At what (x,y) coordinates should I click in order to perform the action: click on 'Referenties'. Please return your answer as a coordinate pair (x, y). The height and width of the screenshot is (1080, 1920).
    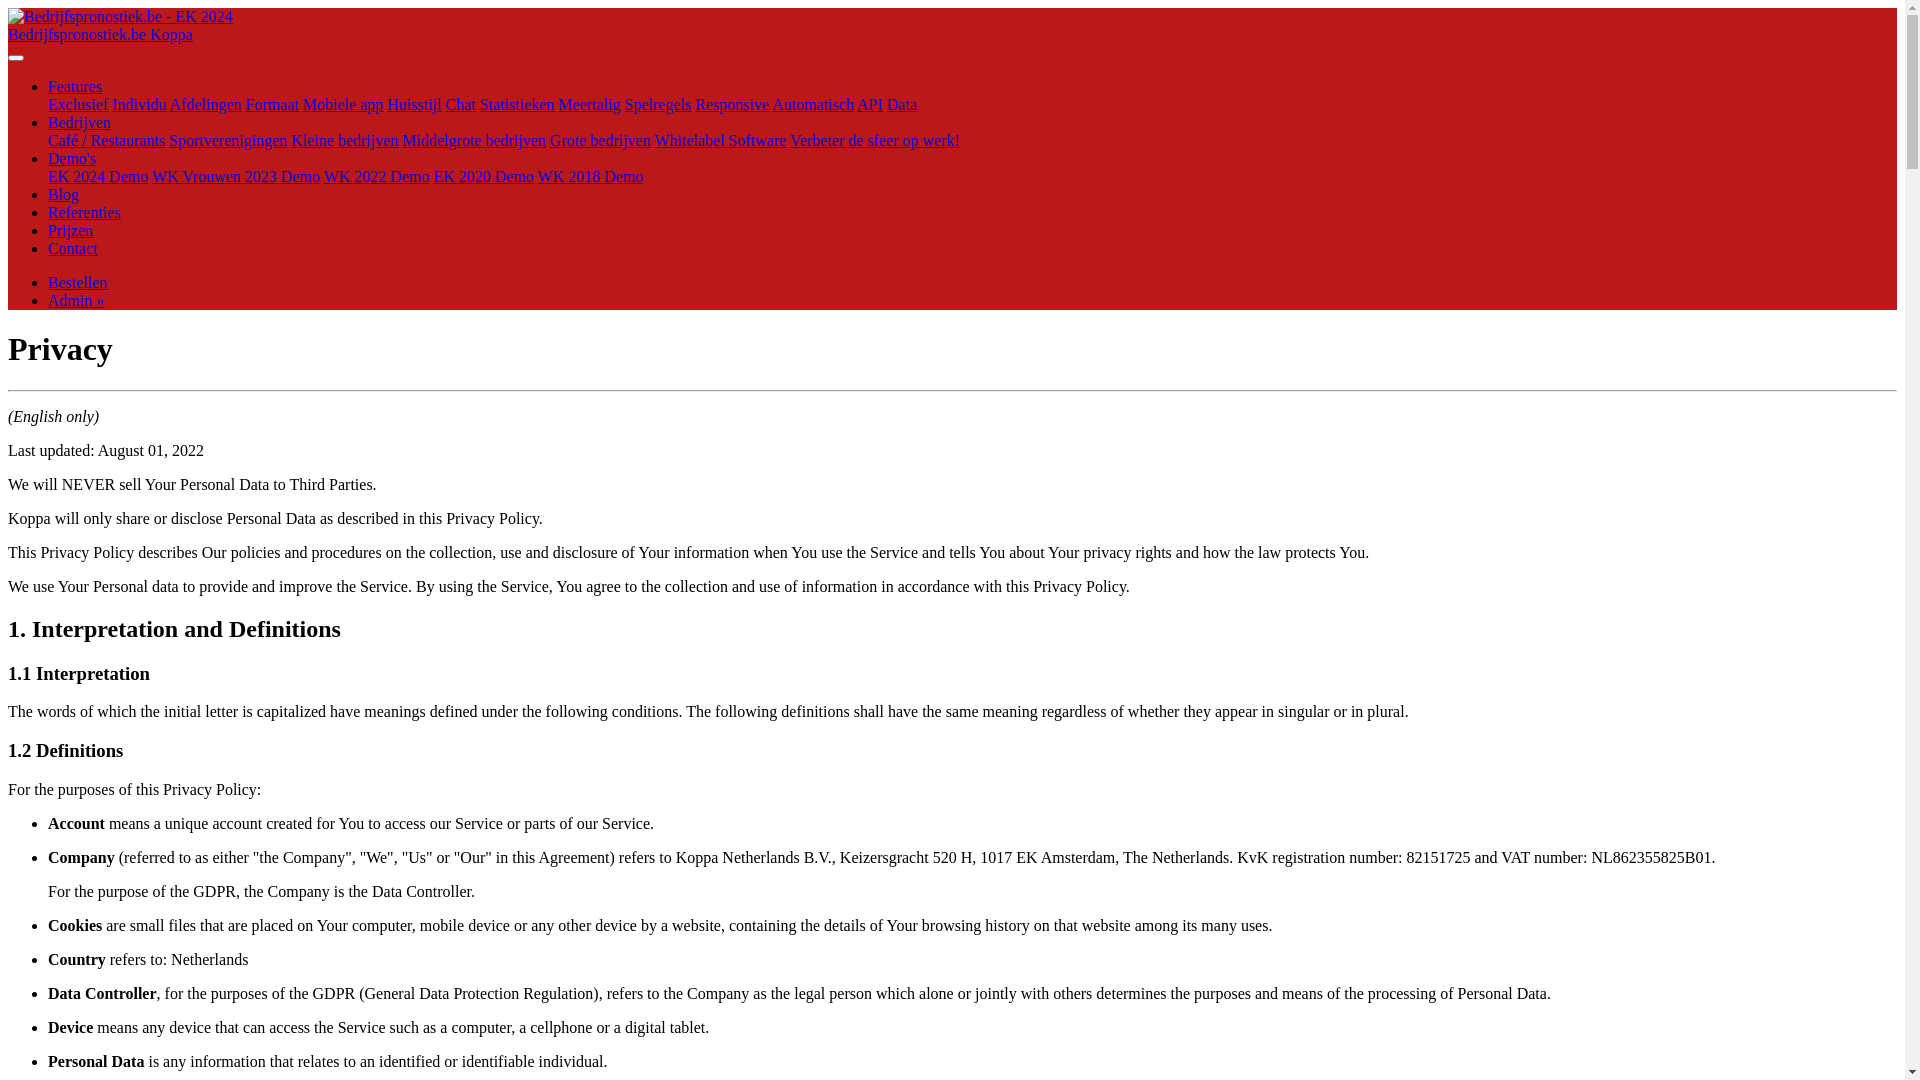
    Looking at the image, I should click on (83, 212).